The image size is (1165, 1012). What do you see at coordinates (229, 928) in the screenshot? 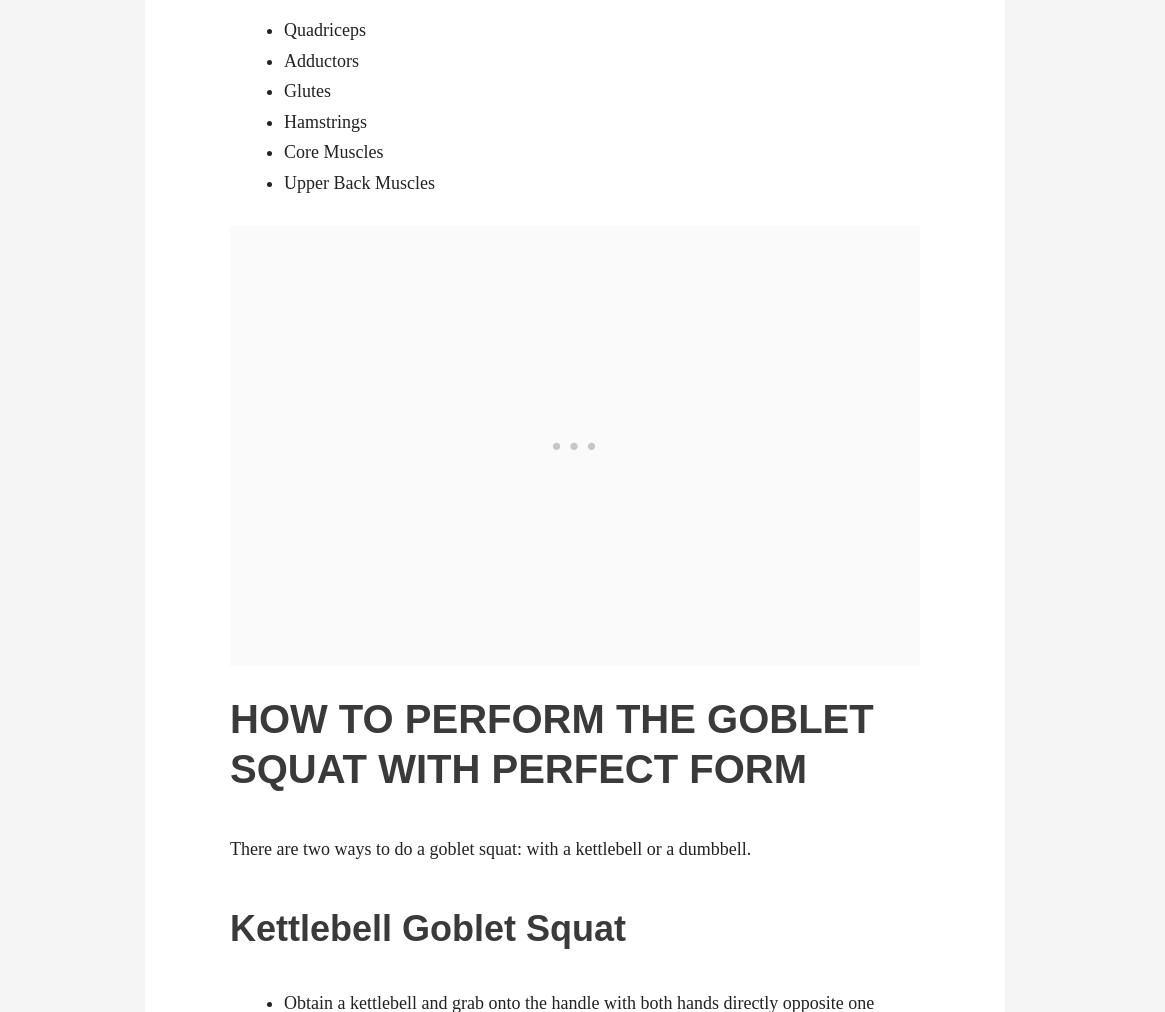
I see `'Kettlebell Goblet Squat'` at bounding box center [229, 928].